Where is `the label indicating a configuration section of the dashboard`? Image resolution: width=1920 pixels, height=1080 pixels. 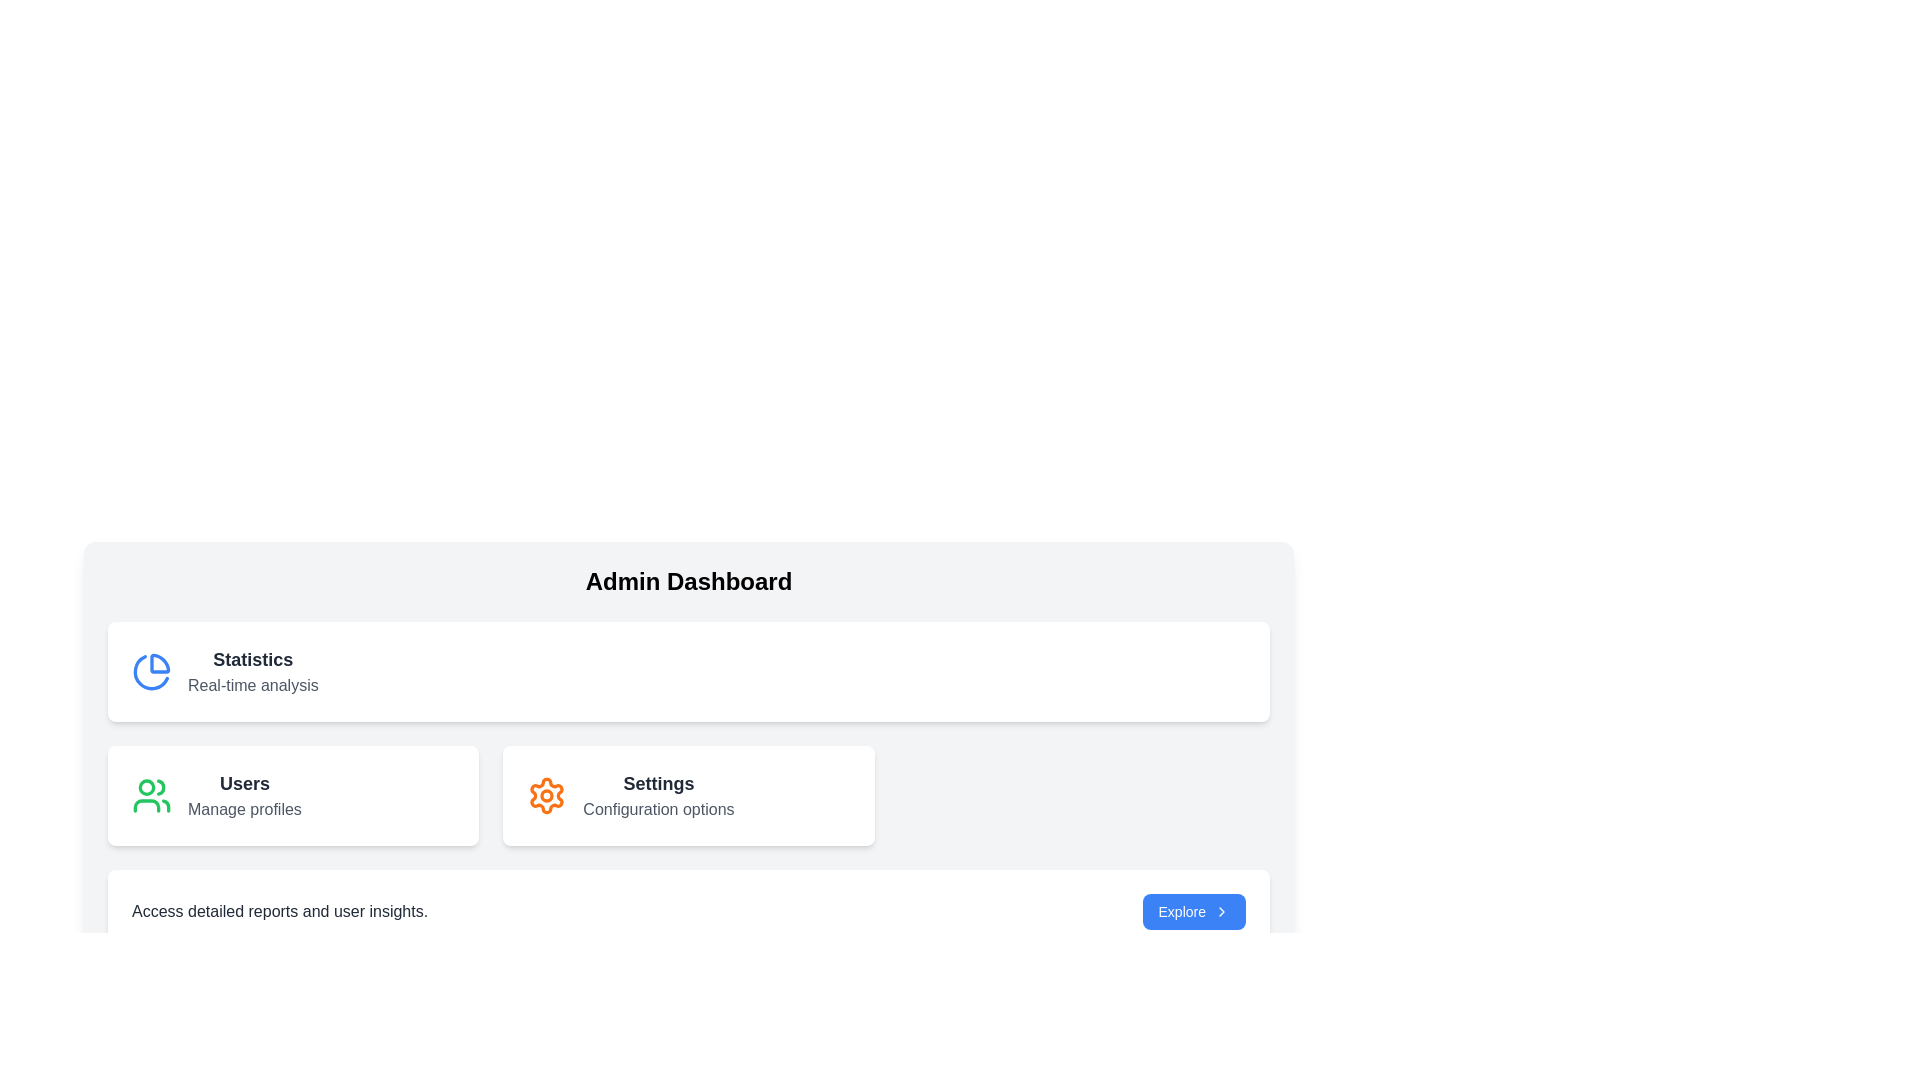
the label indicating a configuration section of the dashboard is located at coordinates (658, 794).